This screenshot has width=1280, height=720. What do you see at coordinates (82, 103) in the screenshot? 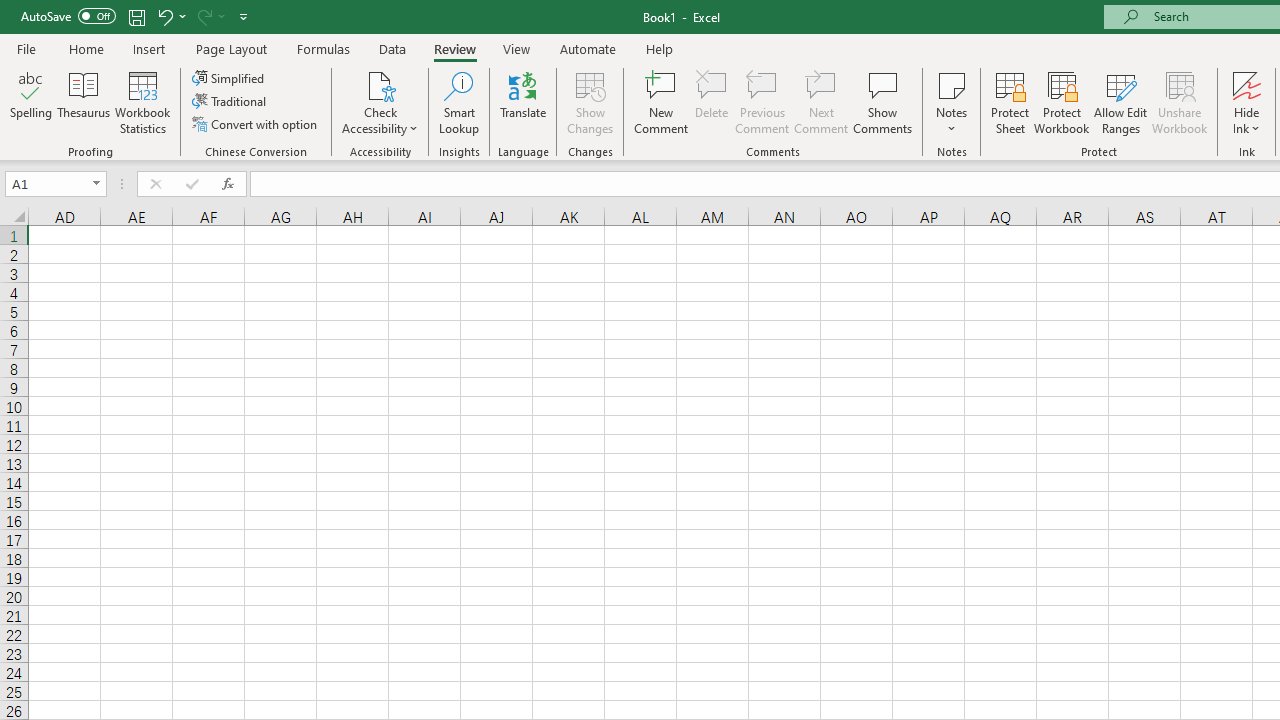
I see `'Thesaurus...'` at bounding box center [82, 103].